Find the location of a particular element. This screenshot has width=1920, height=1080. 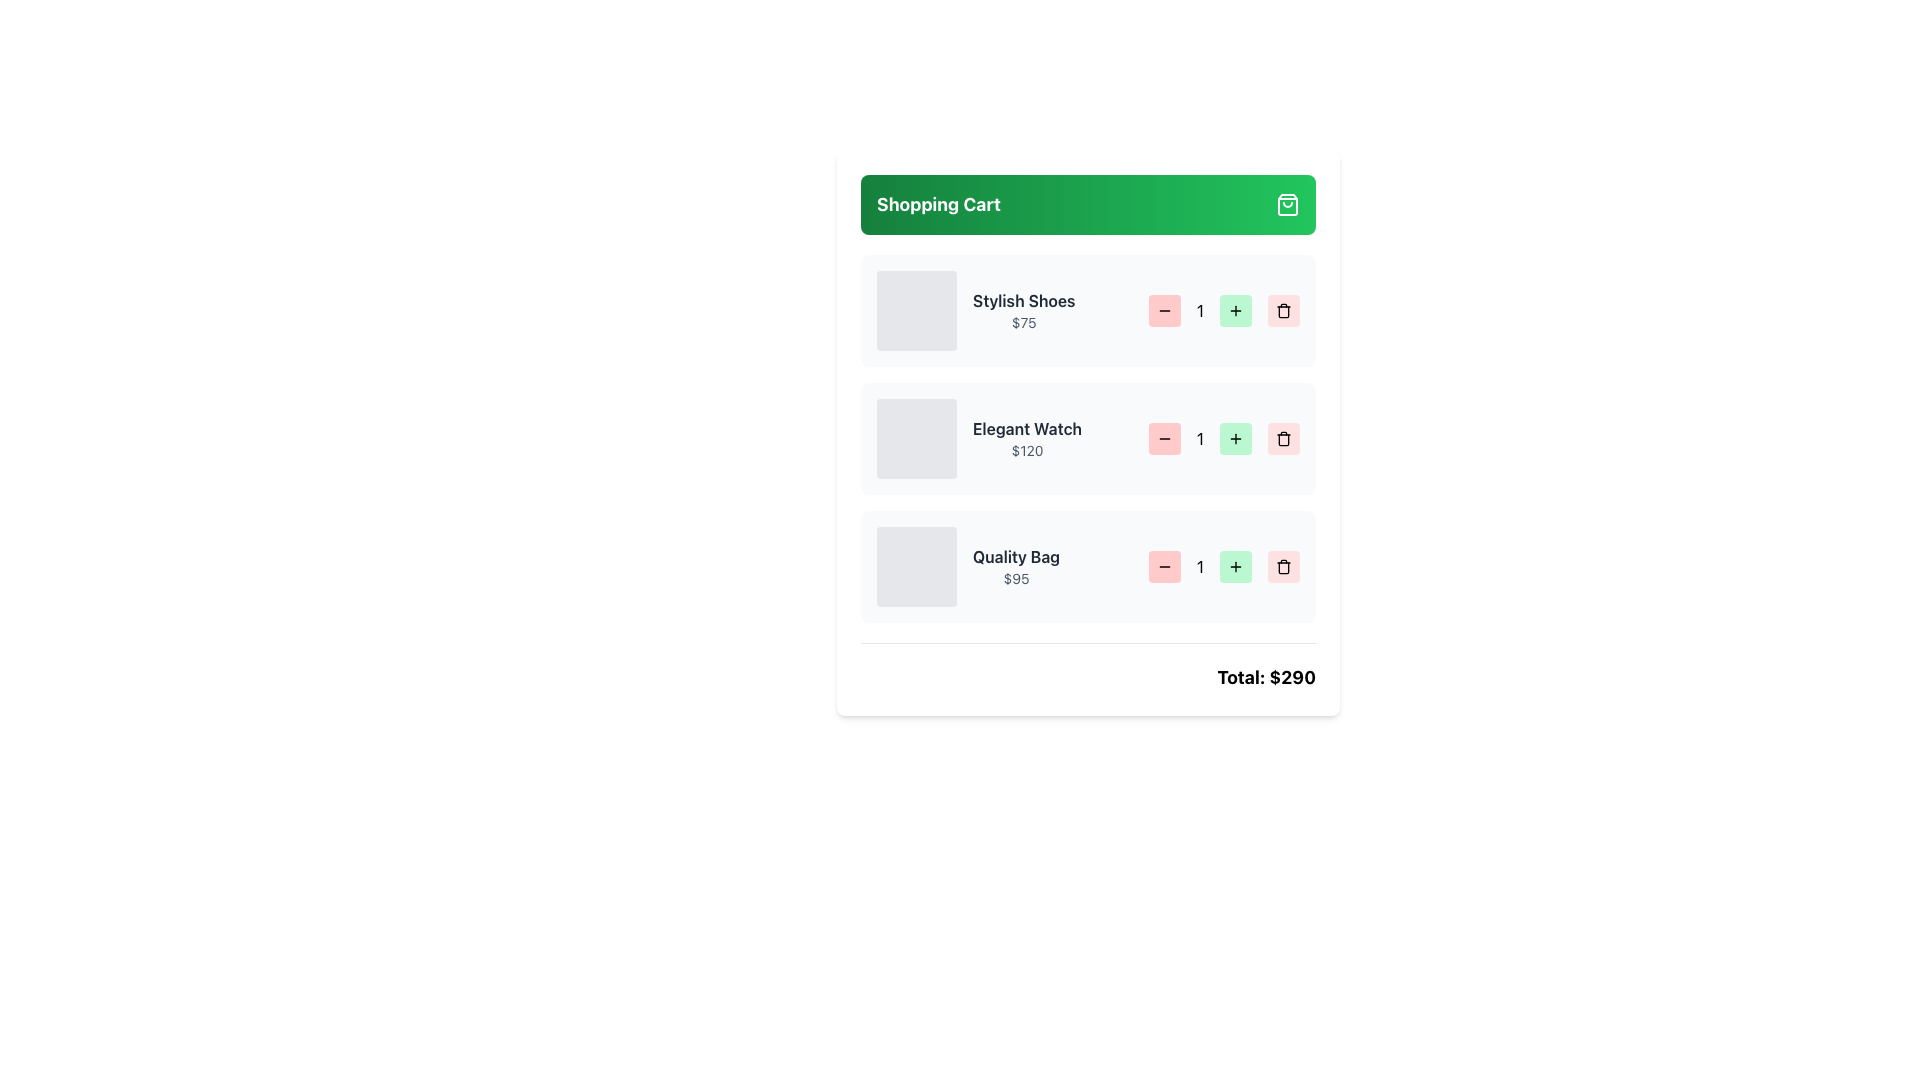

the trash bin icon button located to the right of the first list item under 'Shopping Cart' is located at coordinates (1283, 311).